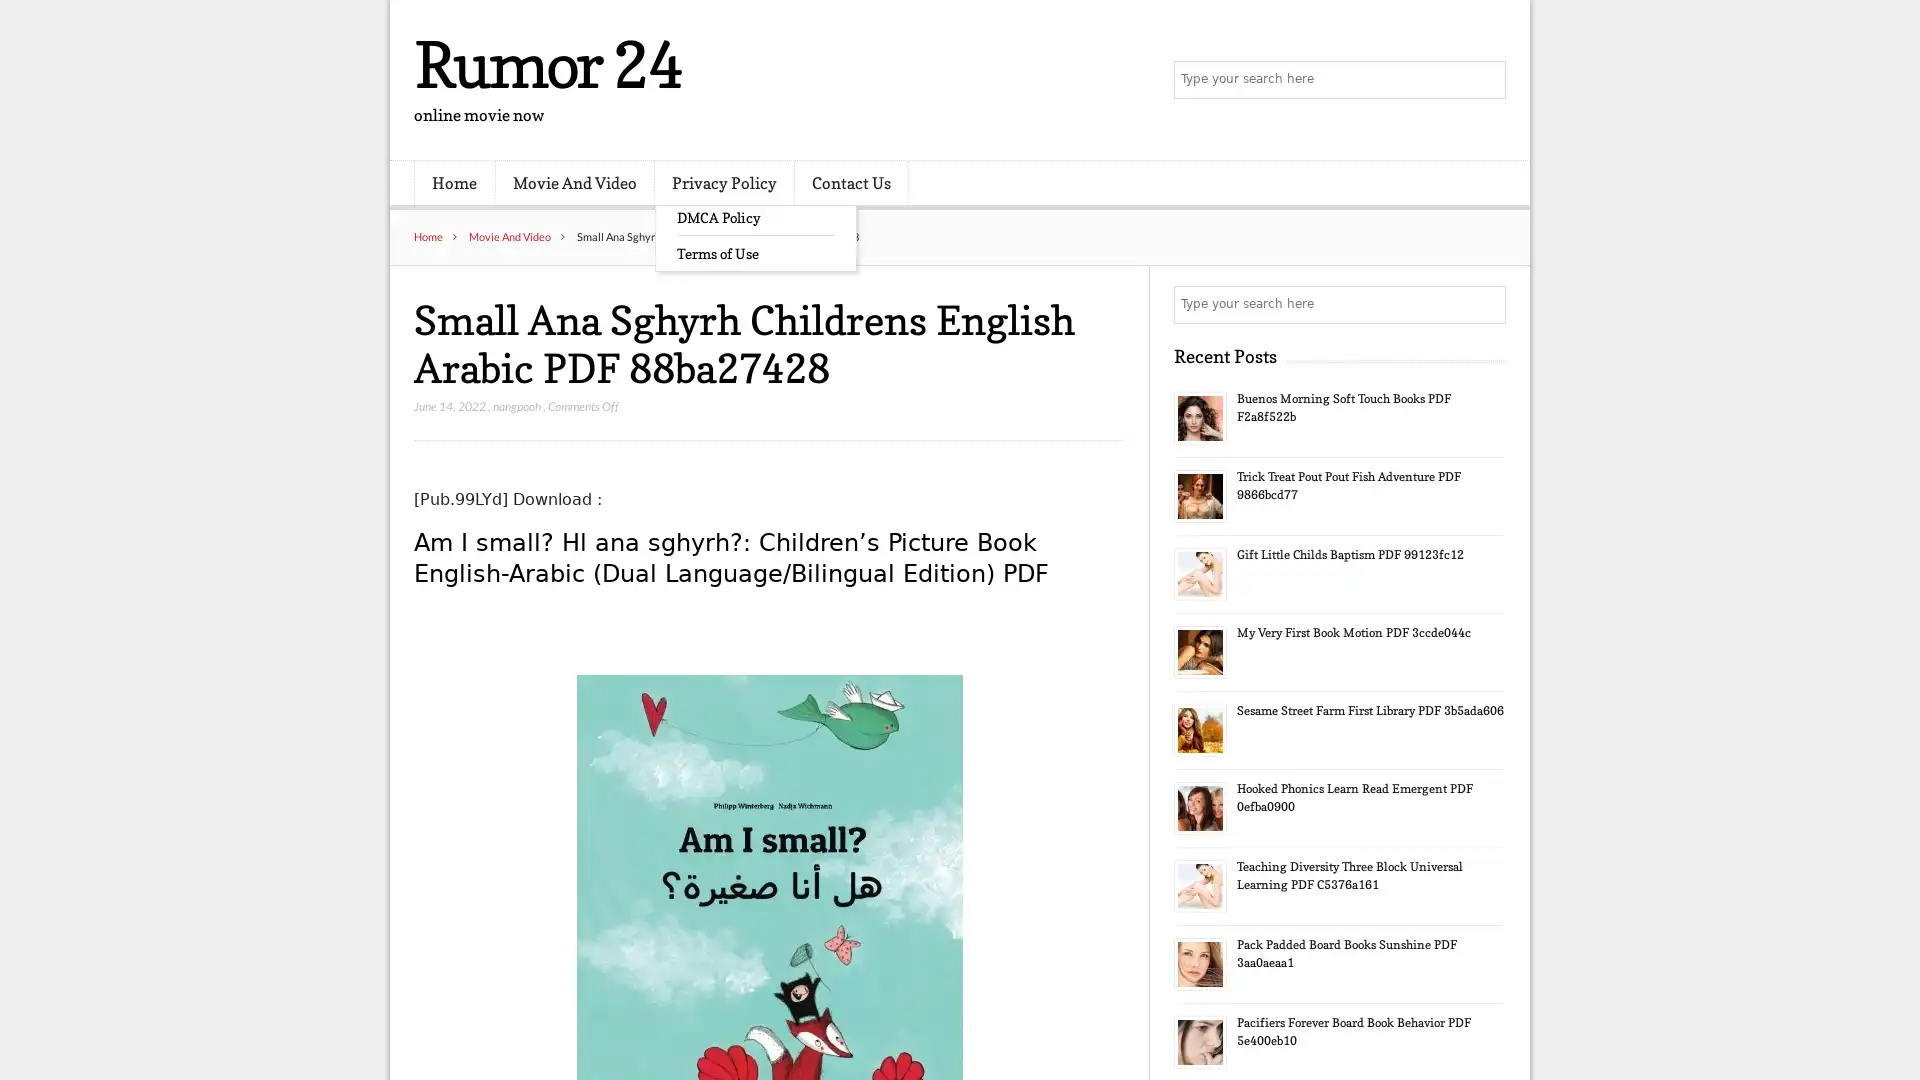 This screenshot has height=1080, width=1920. What do you see at coordinates (1485, 80) in the screenshot?
I see `Search` at bounding box center [1485, 80].